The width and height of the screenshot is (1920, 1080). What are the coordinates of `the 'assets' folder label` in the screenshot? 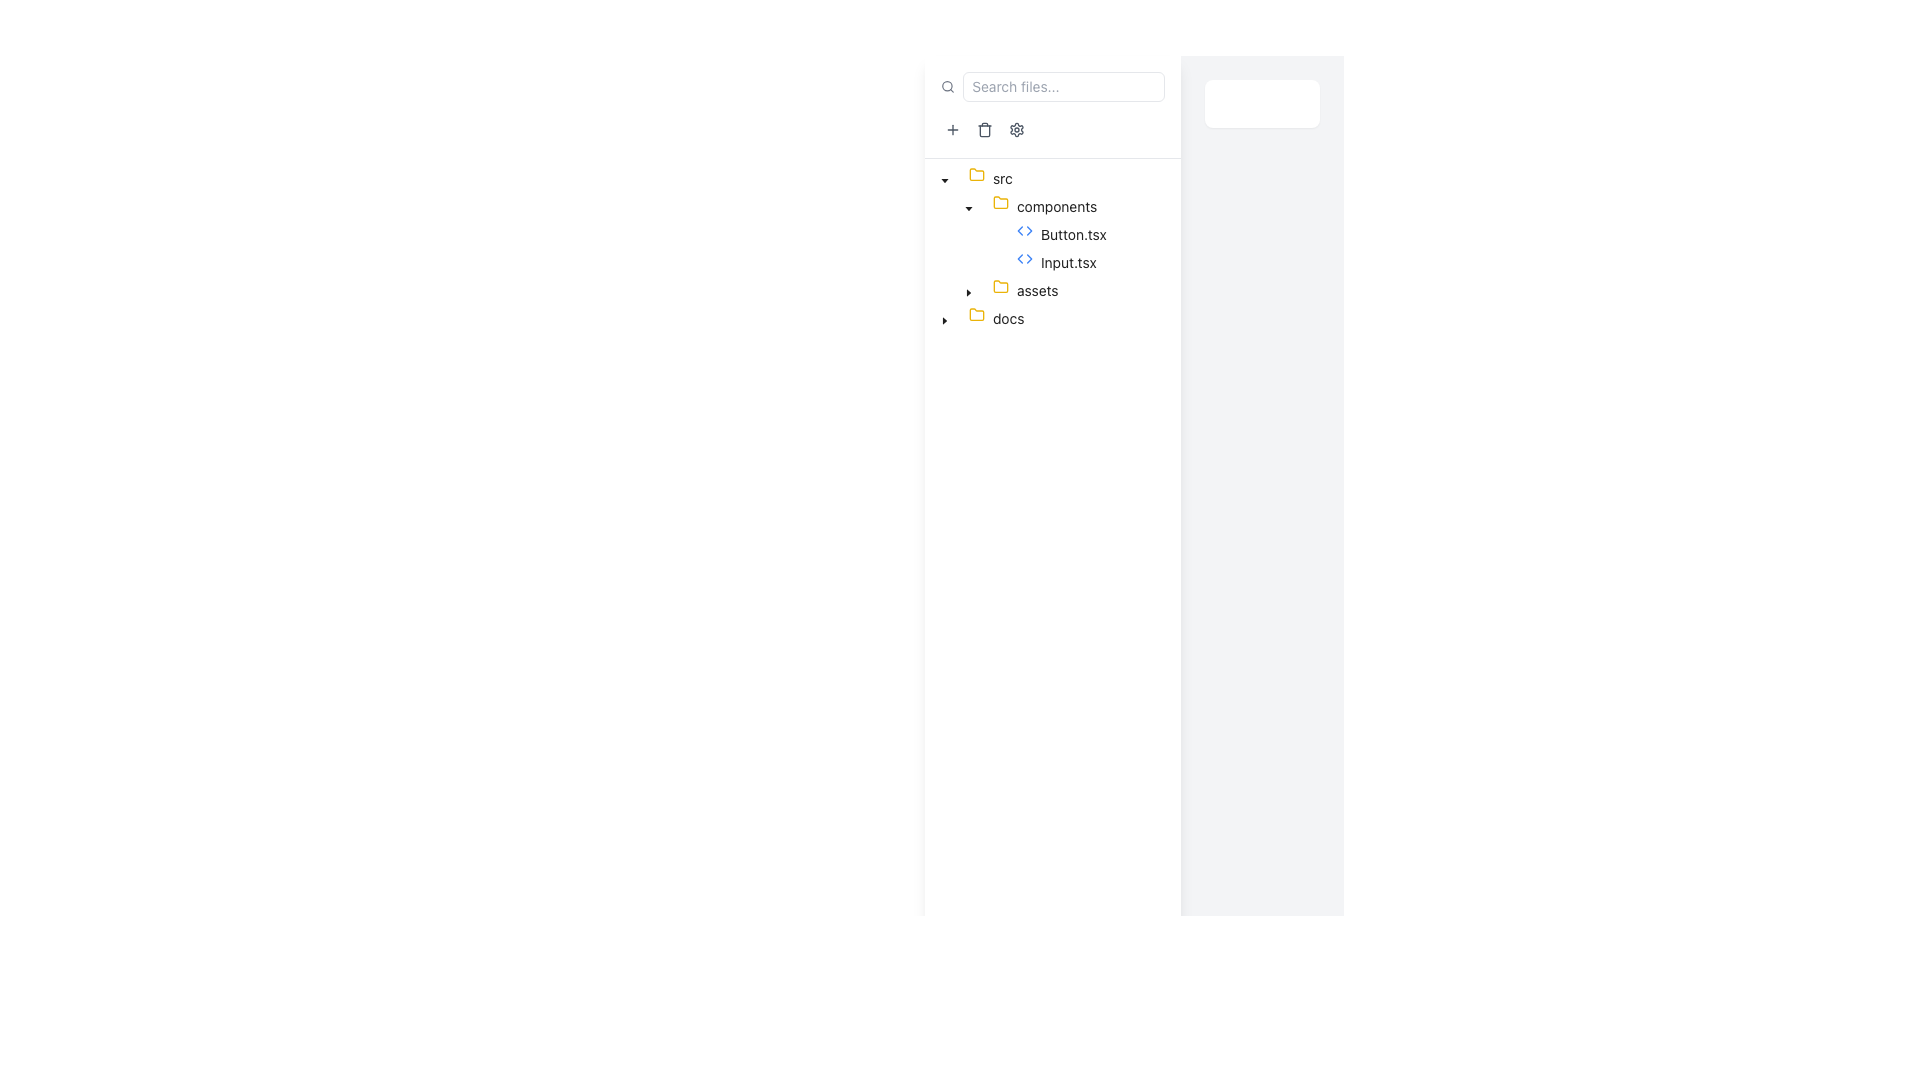 It's located at (1025, 290).